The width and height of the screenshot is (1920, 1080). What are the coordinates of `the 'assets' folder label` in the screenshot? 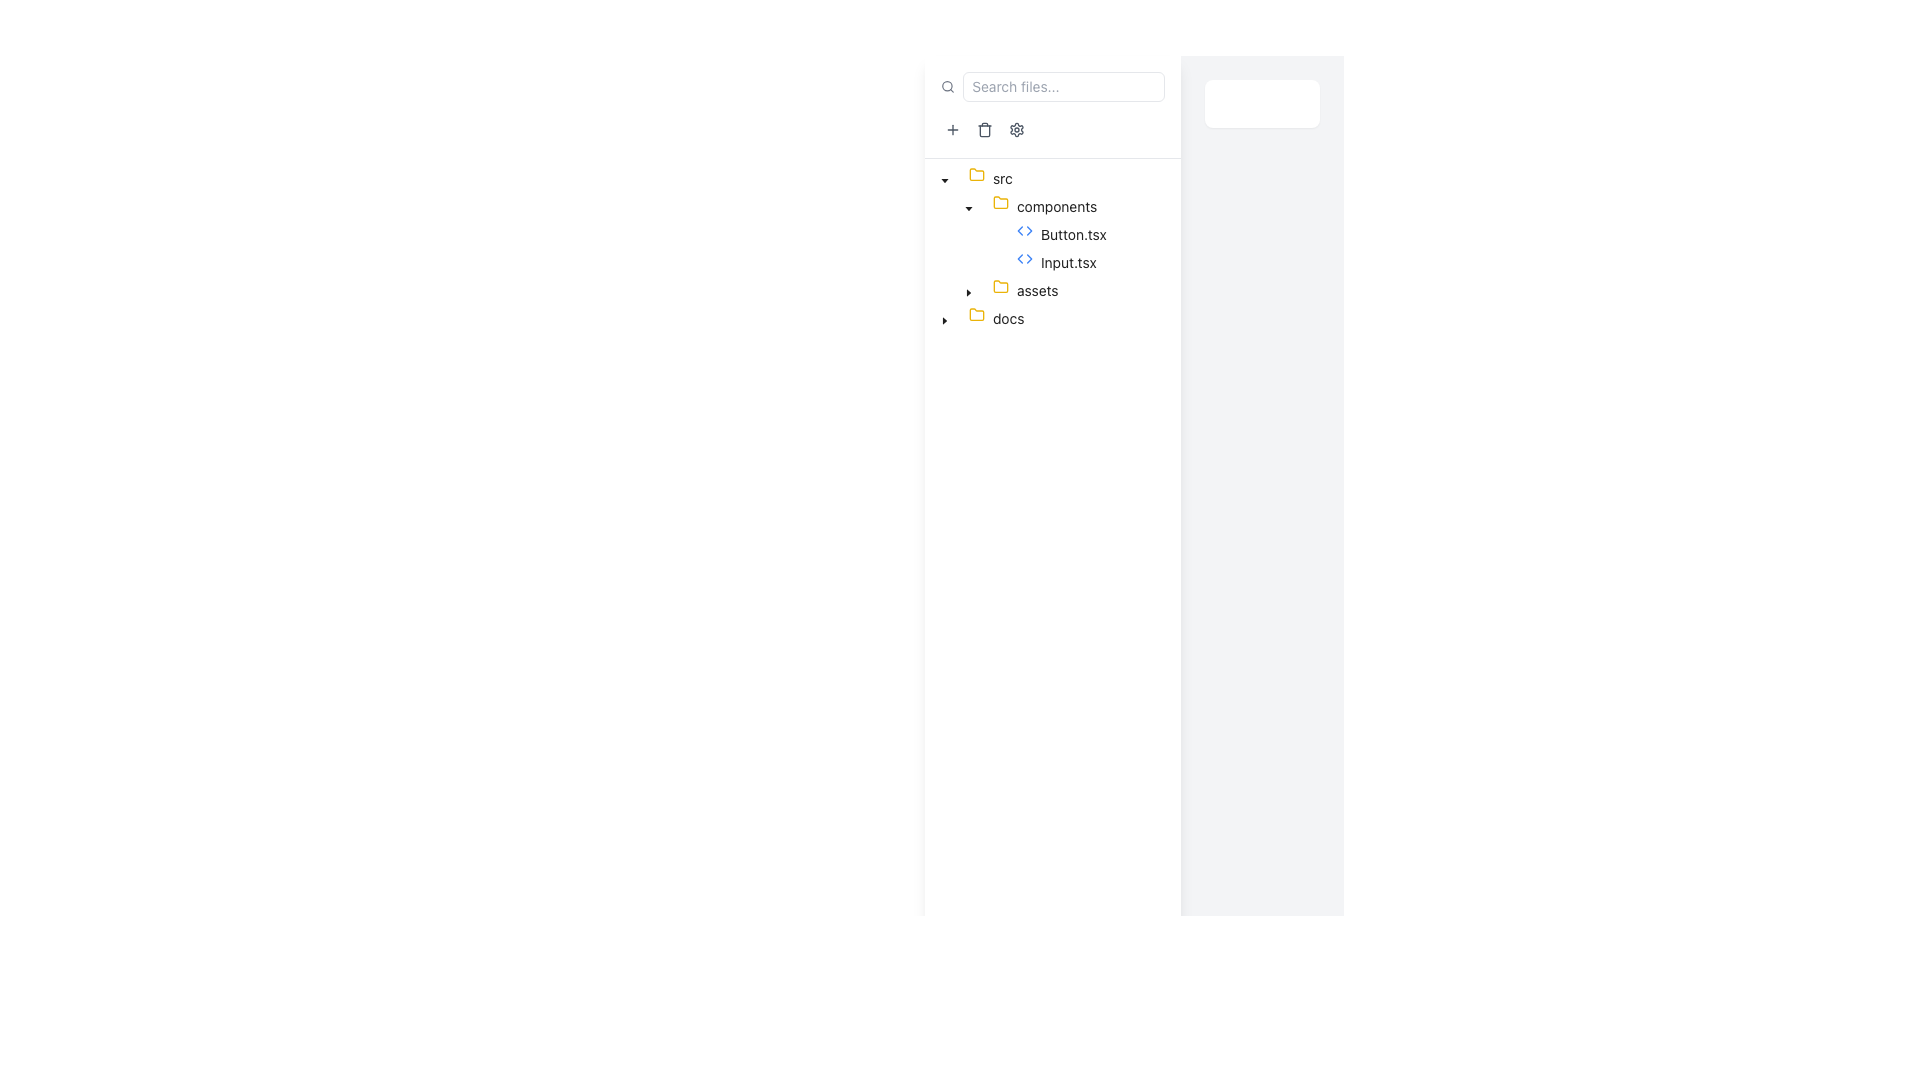 It's located at (1025, 290).